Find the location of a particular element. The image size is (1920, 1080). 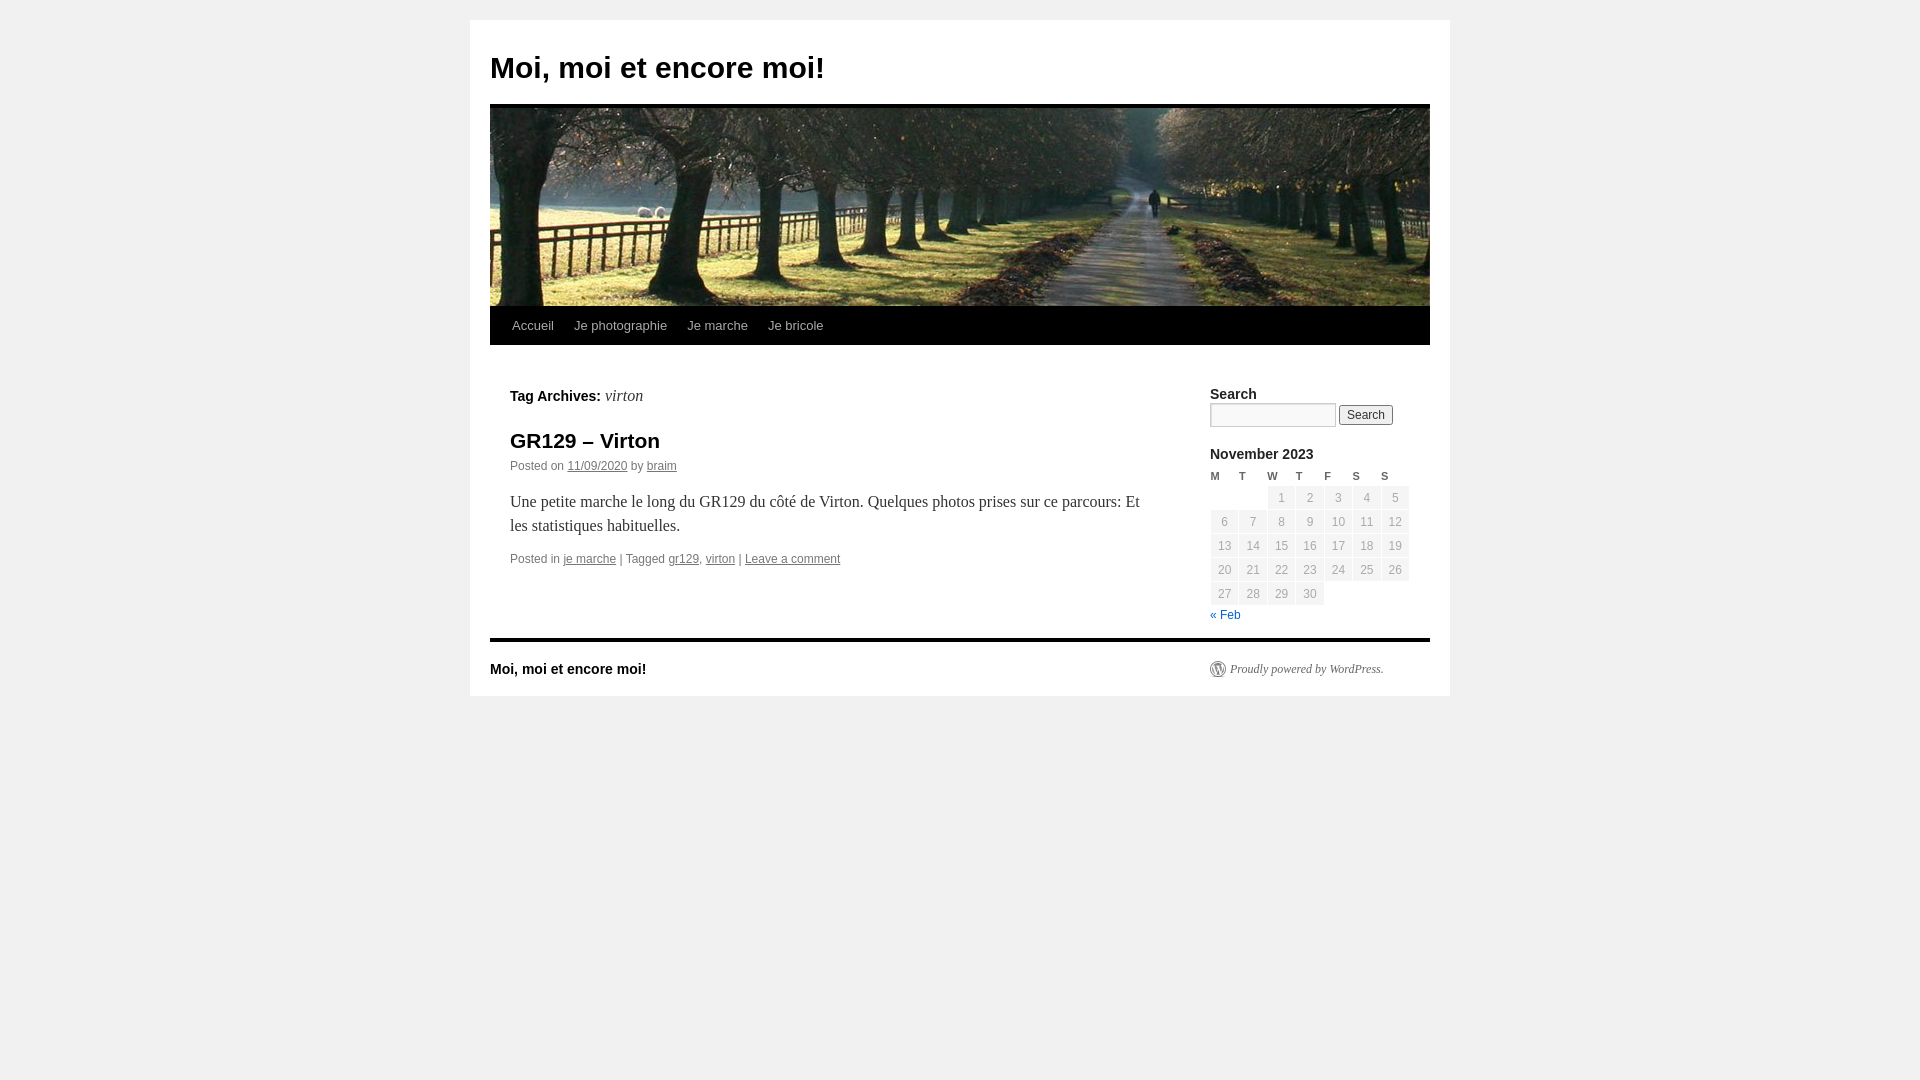

'Accueil' is located at coordinates (532, 325).